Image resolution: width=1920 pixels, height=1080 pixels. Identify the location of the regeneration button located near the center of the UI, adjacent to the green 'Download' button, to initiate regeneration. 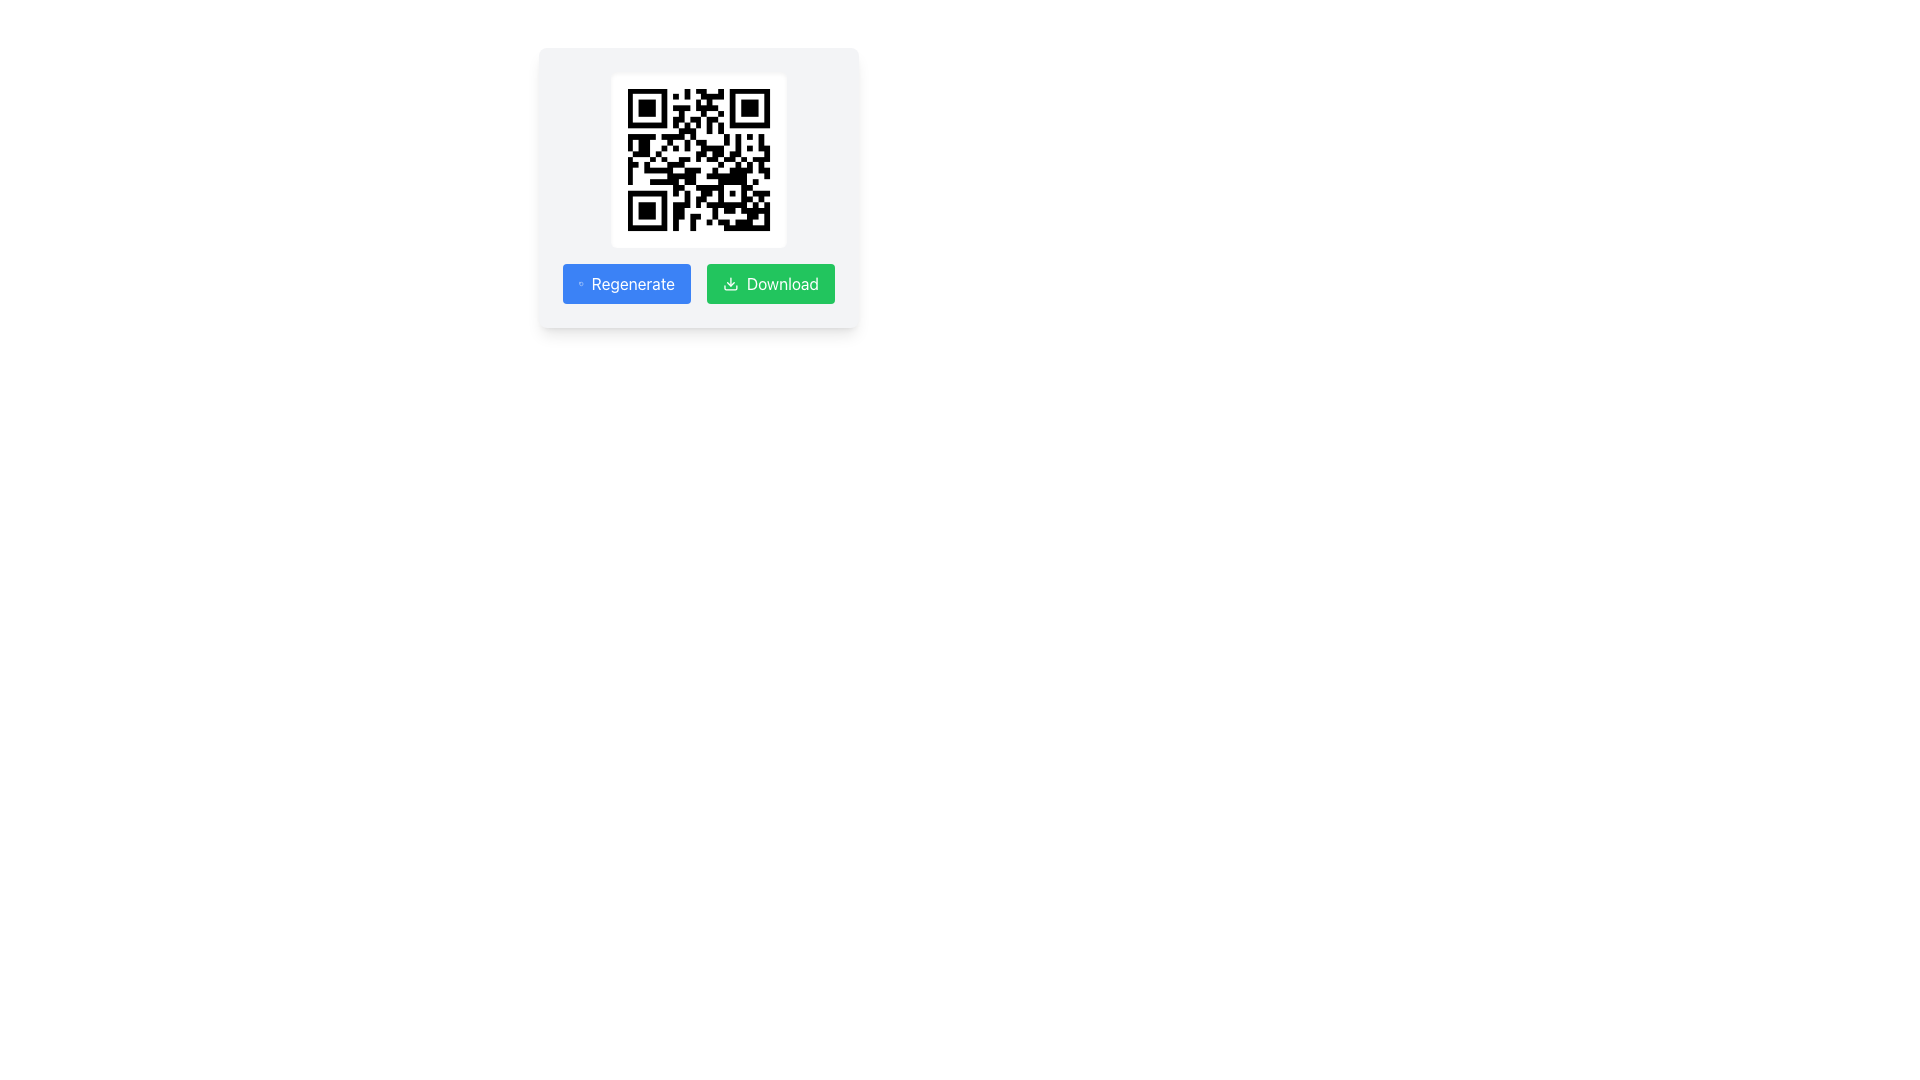
(626, 284).